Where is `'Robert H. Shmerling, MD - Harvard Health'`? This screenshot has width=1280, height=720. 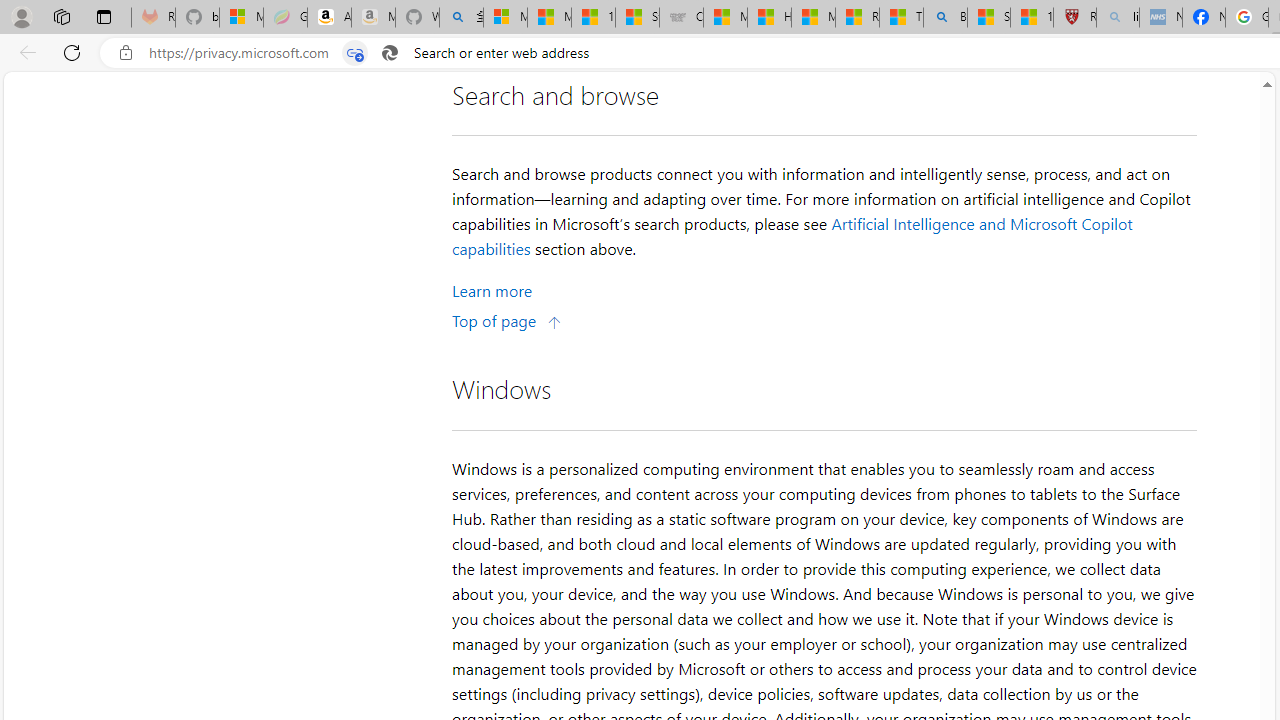
'Robert H. Shmerling, MD - Harvard Health' is located at coordinates (1073, 17).